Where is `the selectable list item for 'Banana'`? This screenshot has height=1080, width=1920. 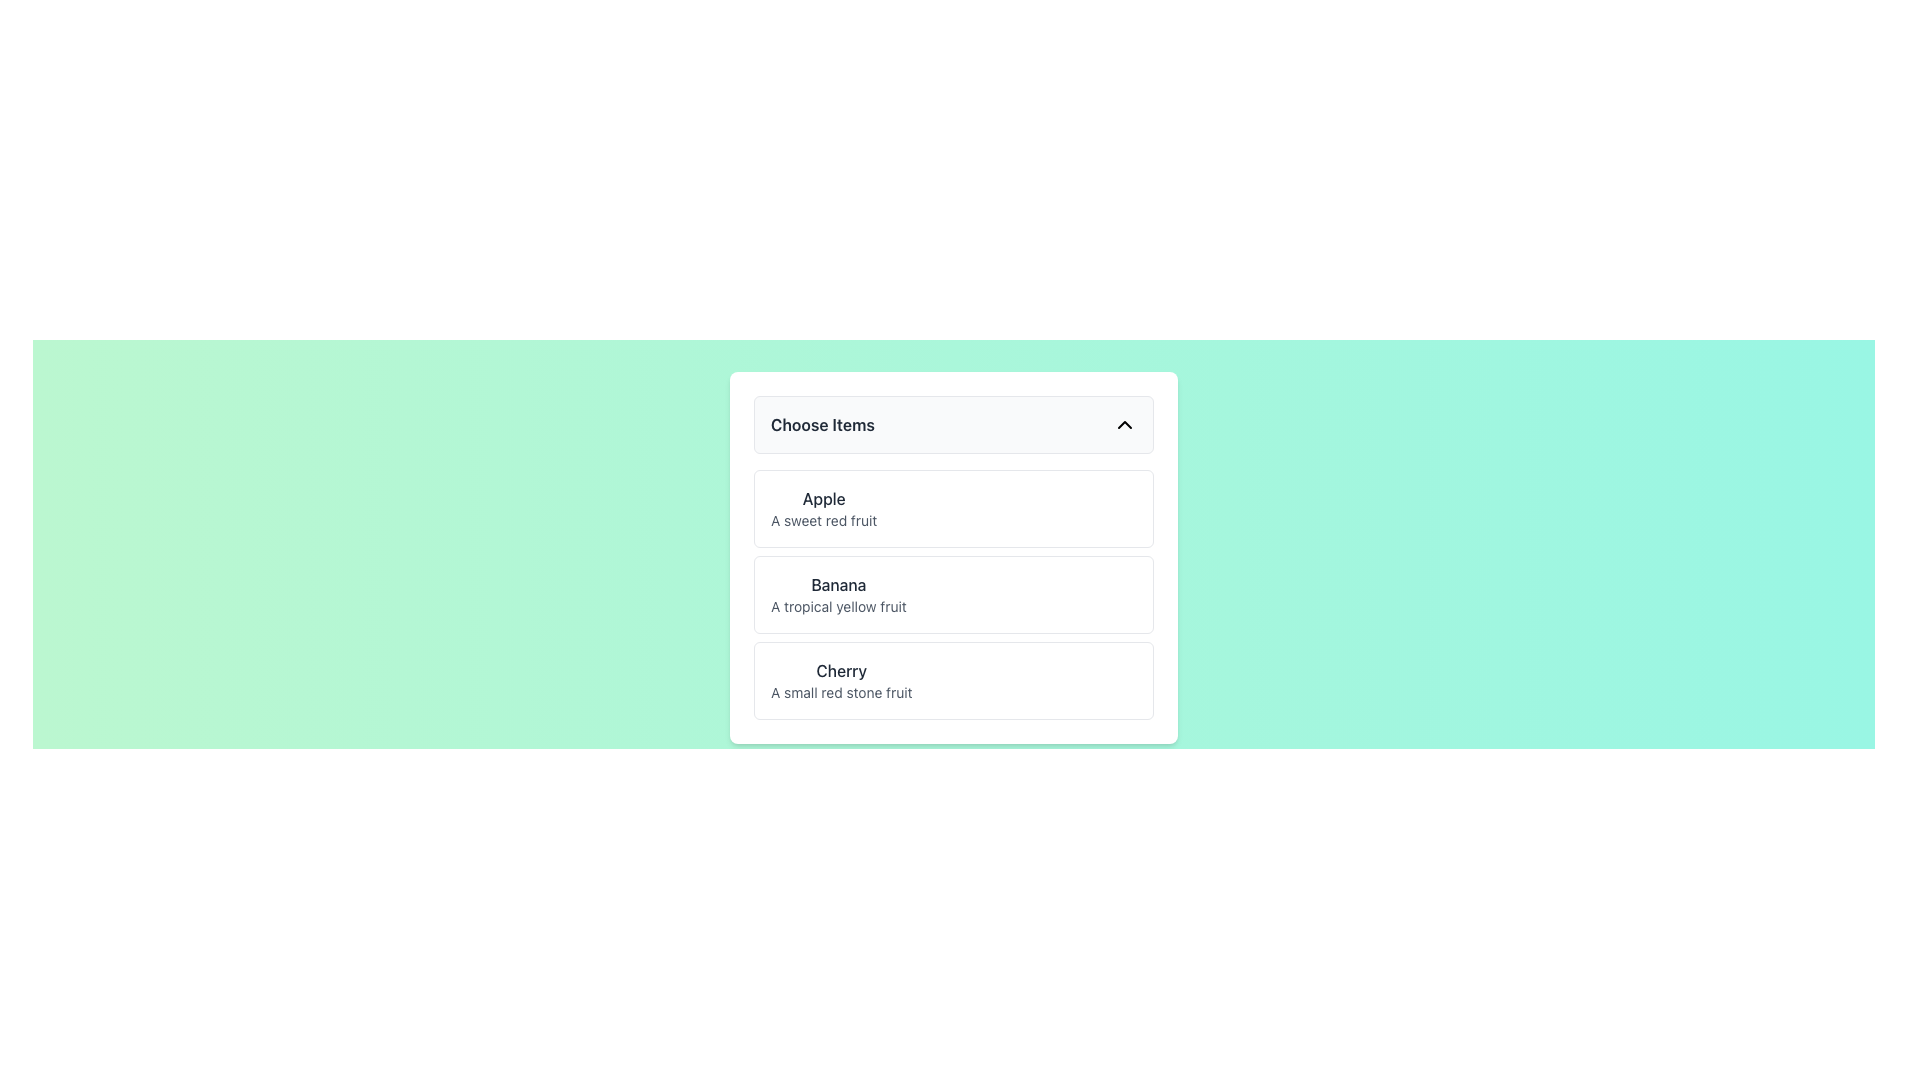 the selectable list item for 'Banana' is located at coordinates (953, 558).